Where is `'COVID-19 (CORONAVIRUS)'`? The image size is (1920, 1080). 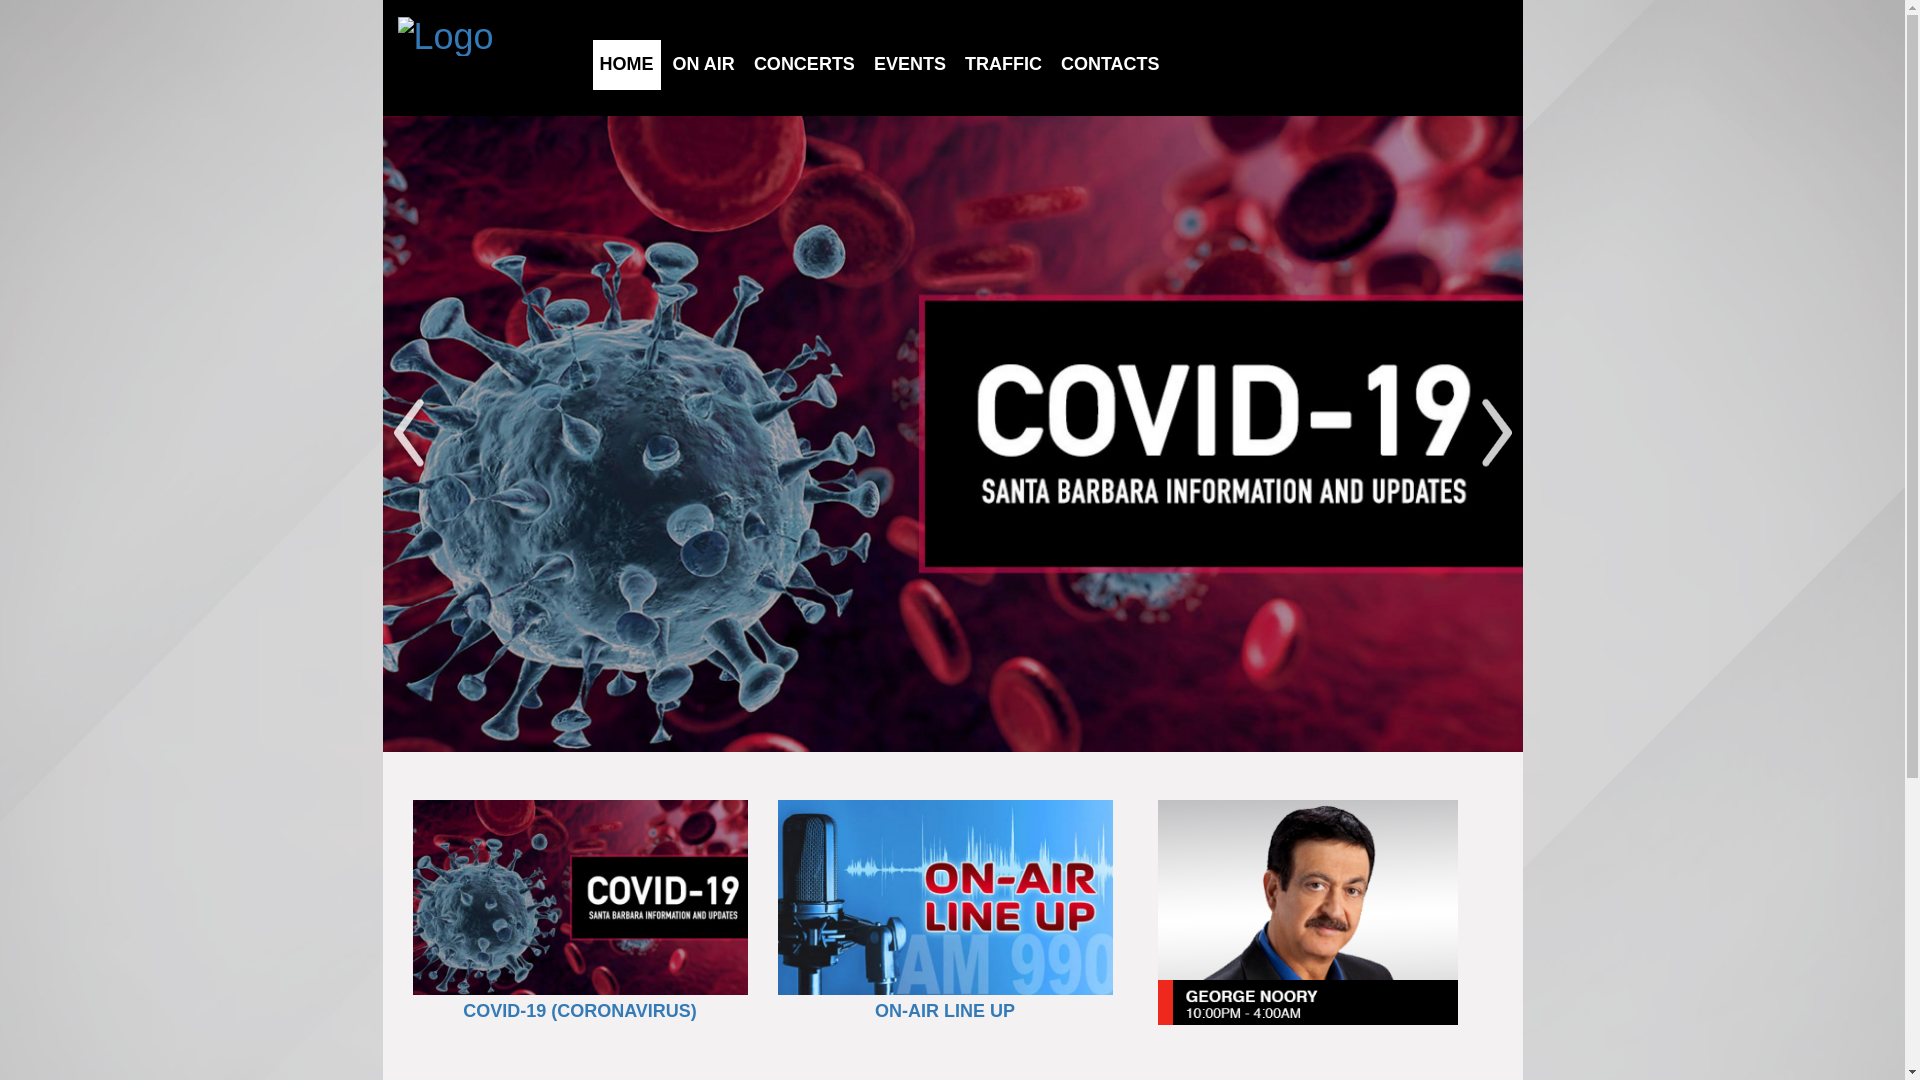
'COVID-19 (CORONAVIRUS)' is located at coordinates (461, 1010).